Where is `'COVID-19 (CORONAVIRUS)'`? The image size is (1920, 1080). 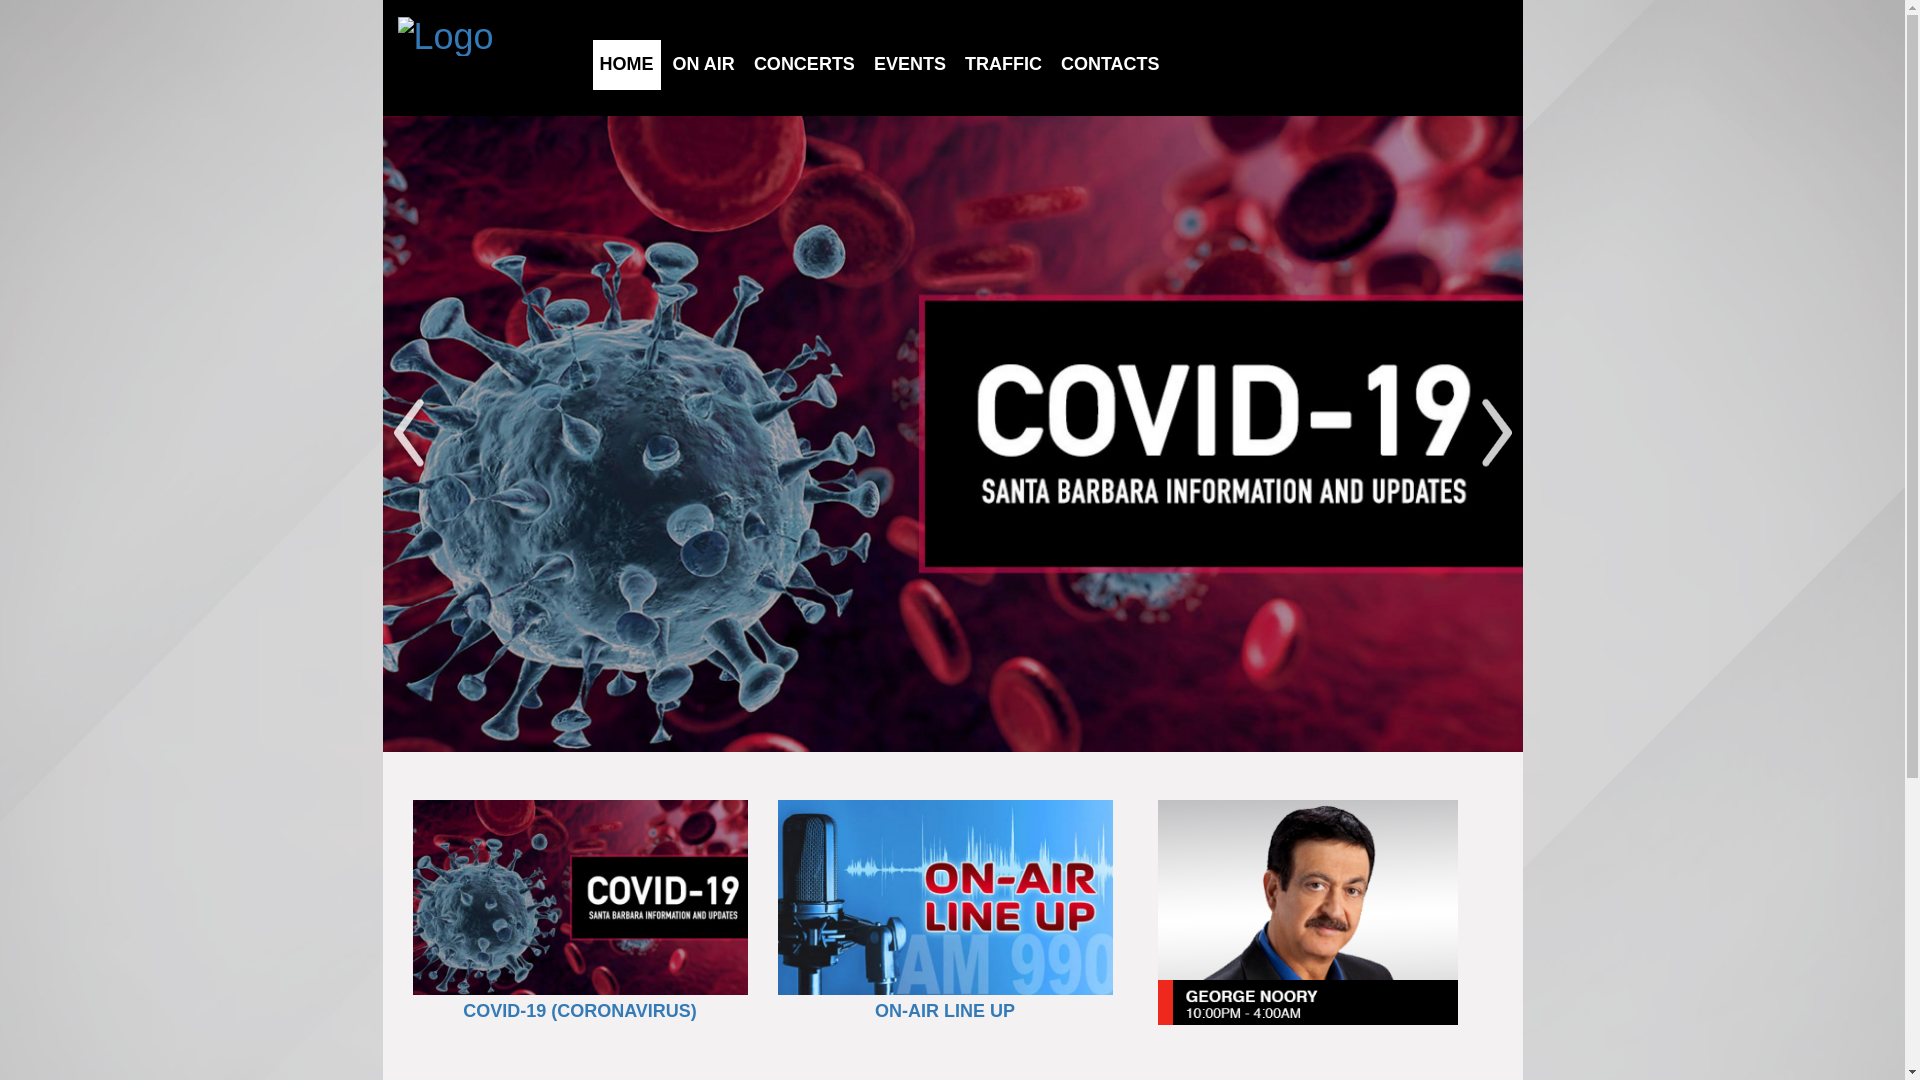
'COVID-19 (CORONAVIRUS)' is located at coordinates (461, 1010).